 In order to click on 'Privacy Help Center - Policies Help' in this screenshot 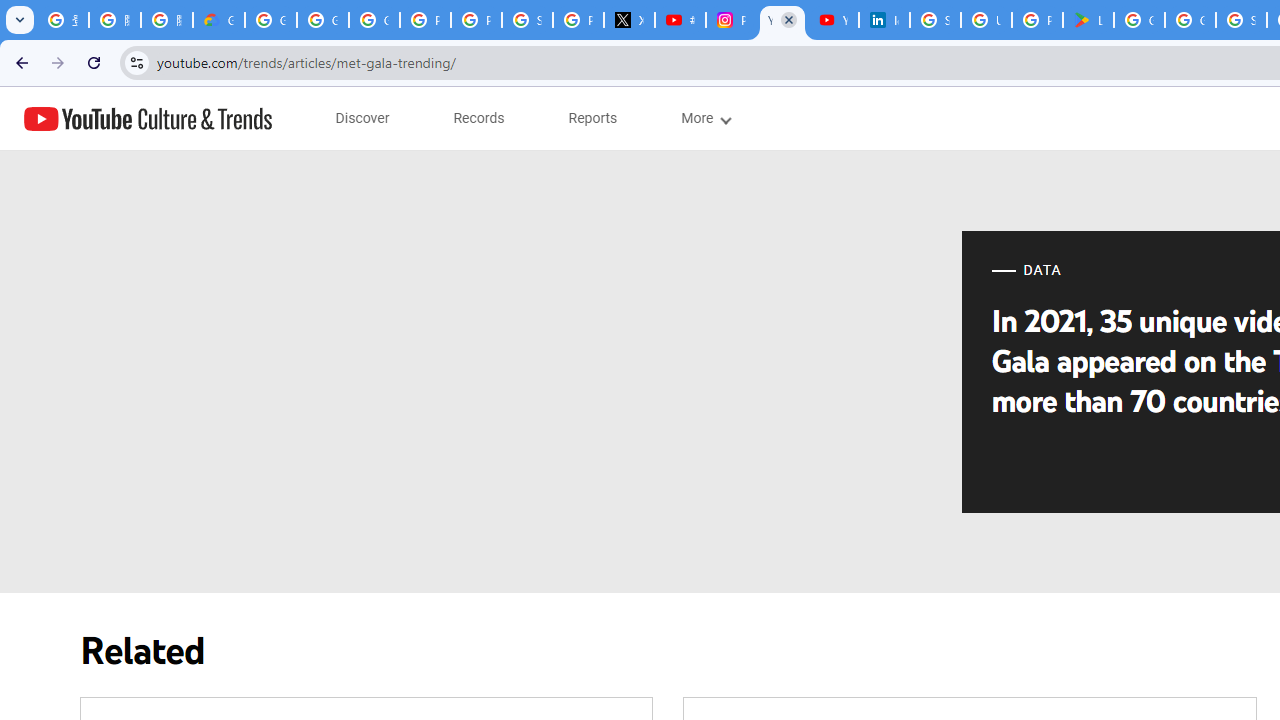, I will do `click(475, 20)`.